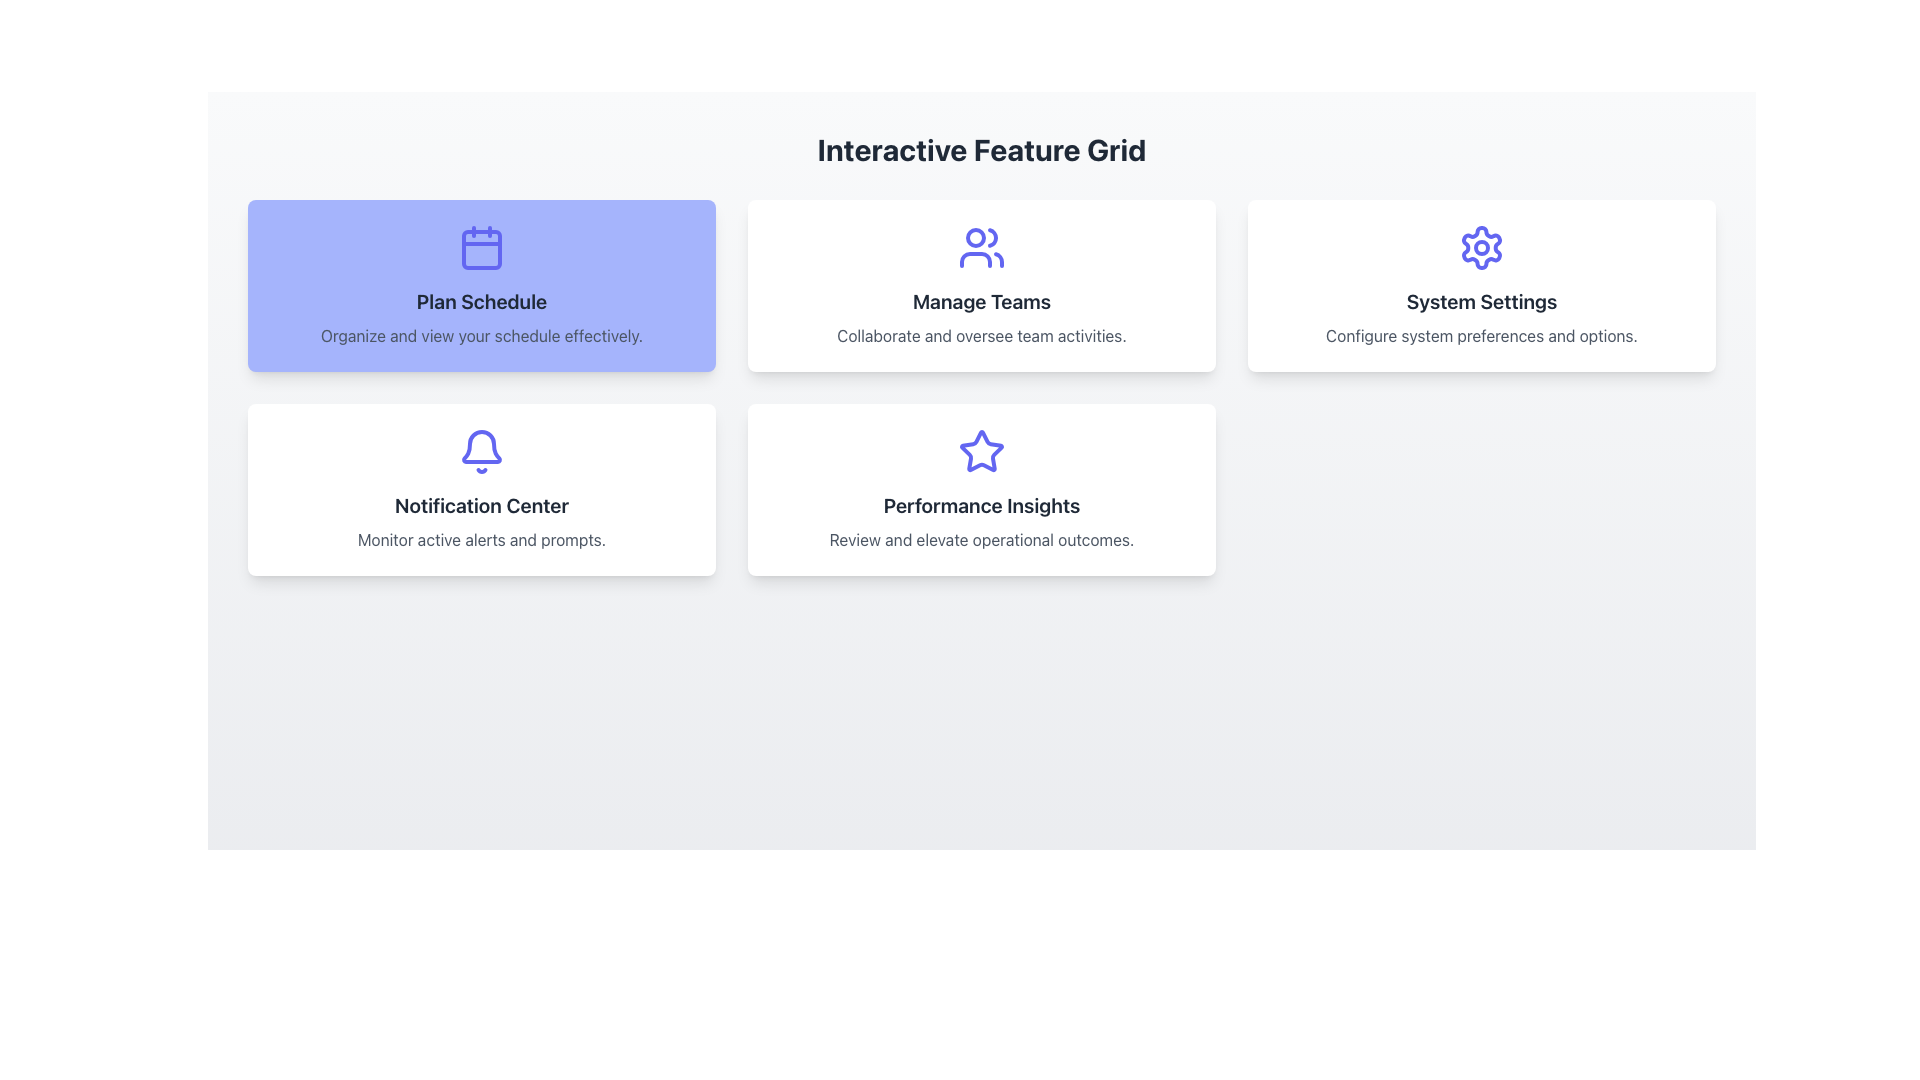 This screenshot has height=1080, width=1920. What do you see at coordinates (975, 237) in the screenshot?
I see `SVG Circle Element that represents the 'Manage Teams' feature, which is part of a user group icon positioned in the upper portion of the middle column among six cards in a grid layout` at bounding box center [975, 237].